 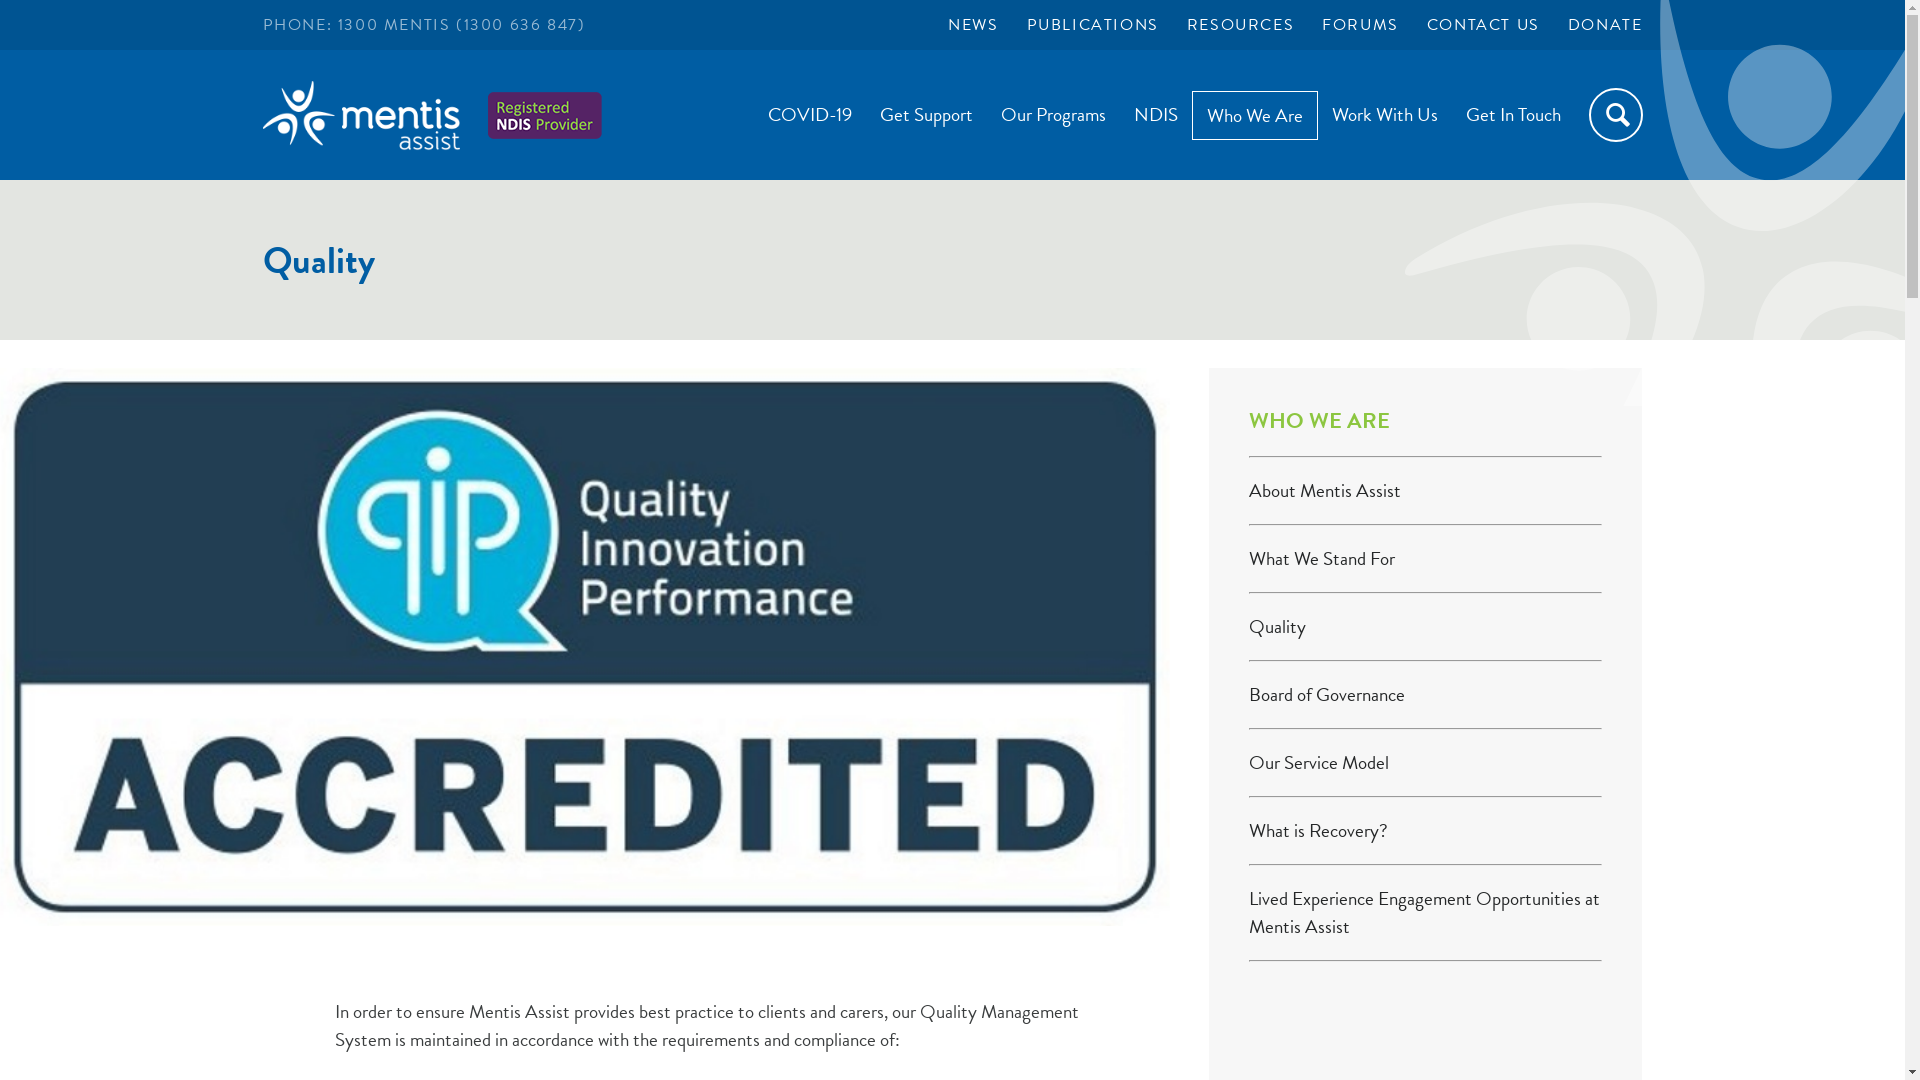 What do you see at coordinates (985, 113) in the screenshot?
I see `'Our Programs'` at bounding box center [985, 113].